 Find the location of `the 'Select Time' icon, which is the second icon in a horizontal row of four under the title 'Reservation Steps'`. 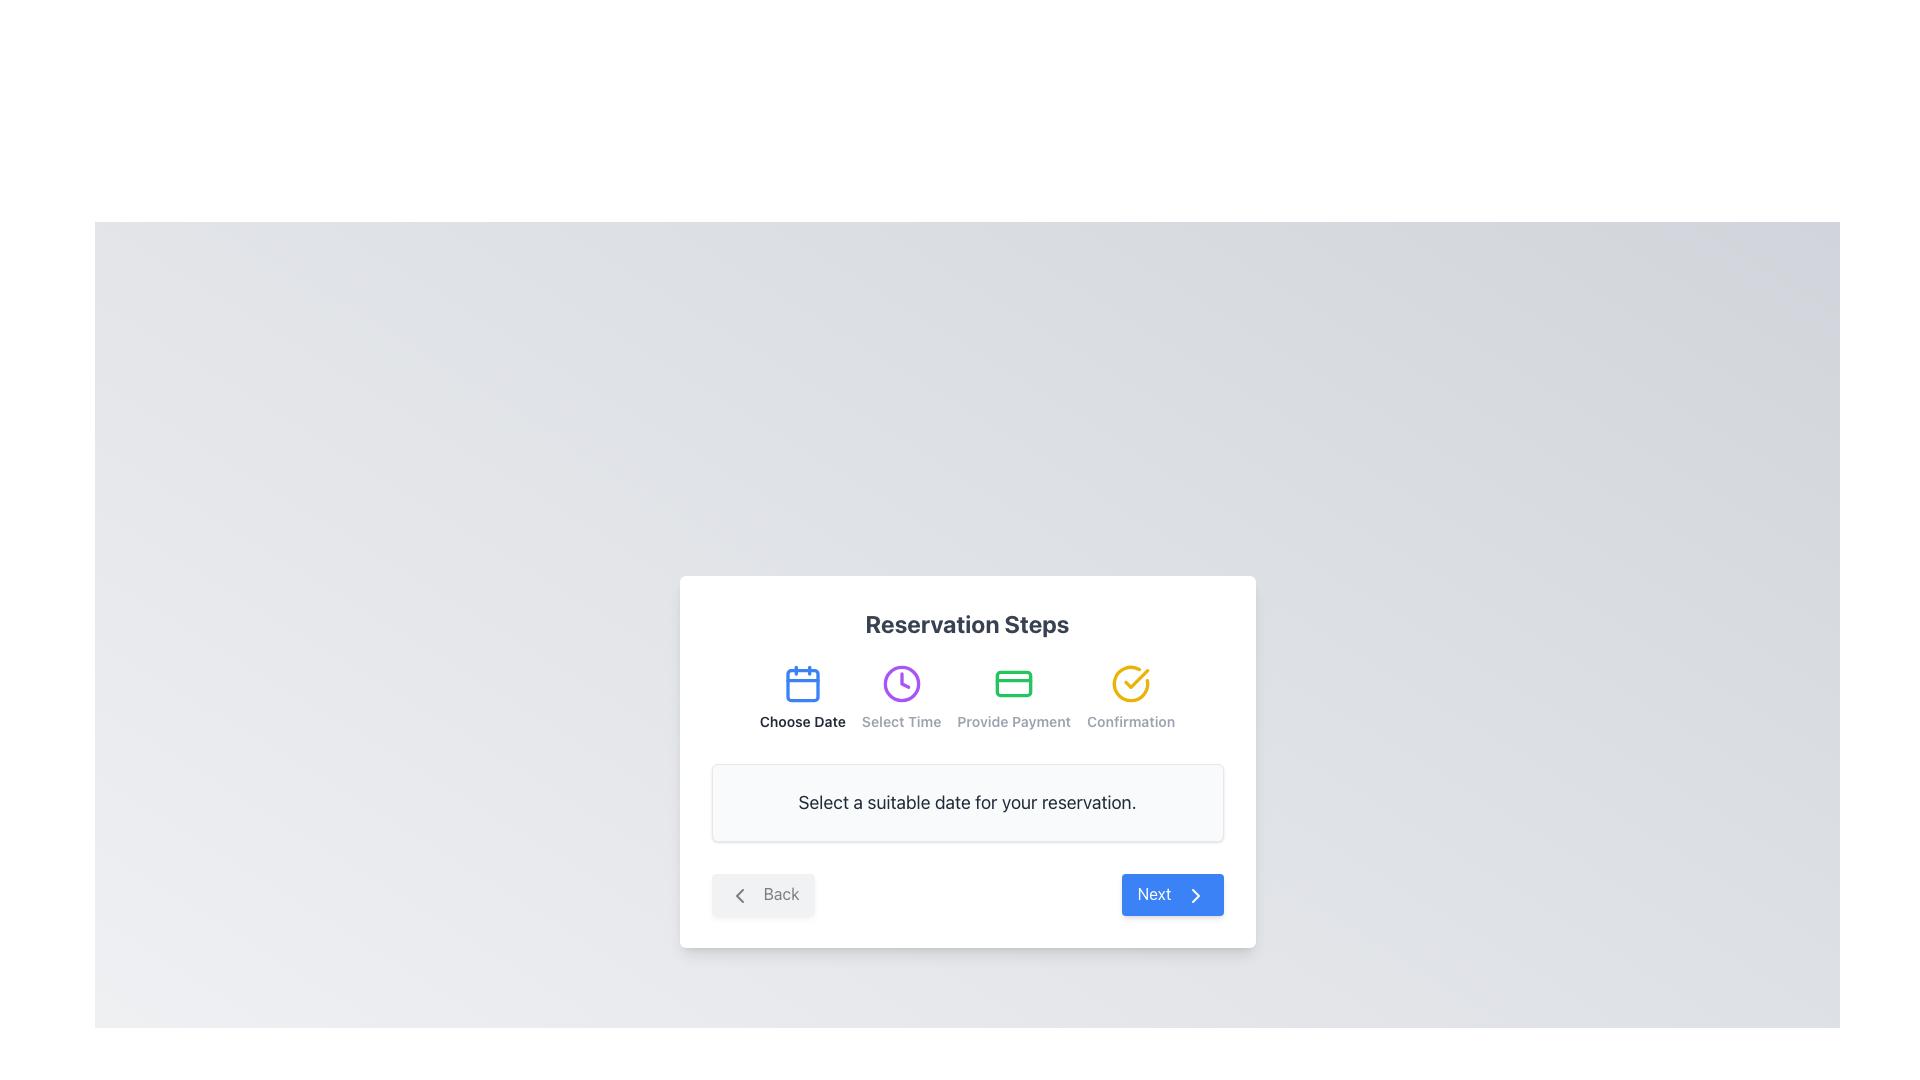

the 'Select Time' icon, which is the second icon in a horizontal row of four under the title 'Reservation Steps' is located at coordinates (900, 683).